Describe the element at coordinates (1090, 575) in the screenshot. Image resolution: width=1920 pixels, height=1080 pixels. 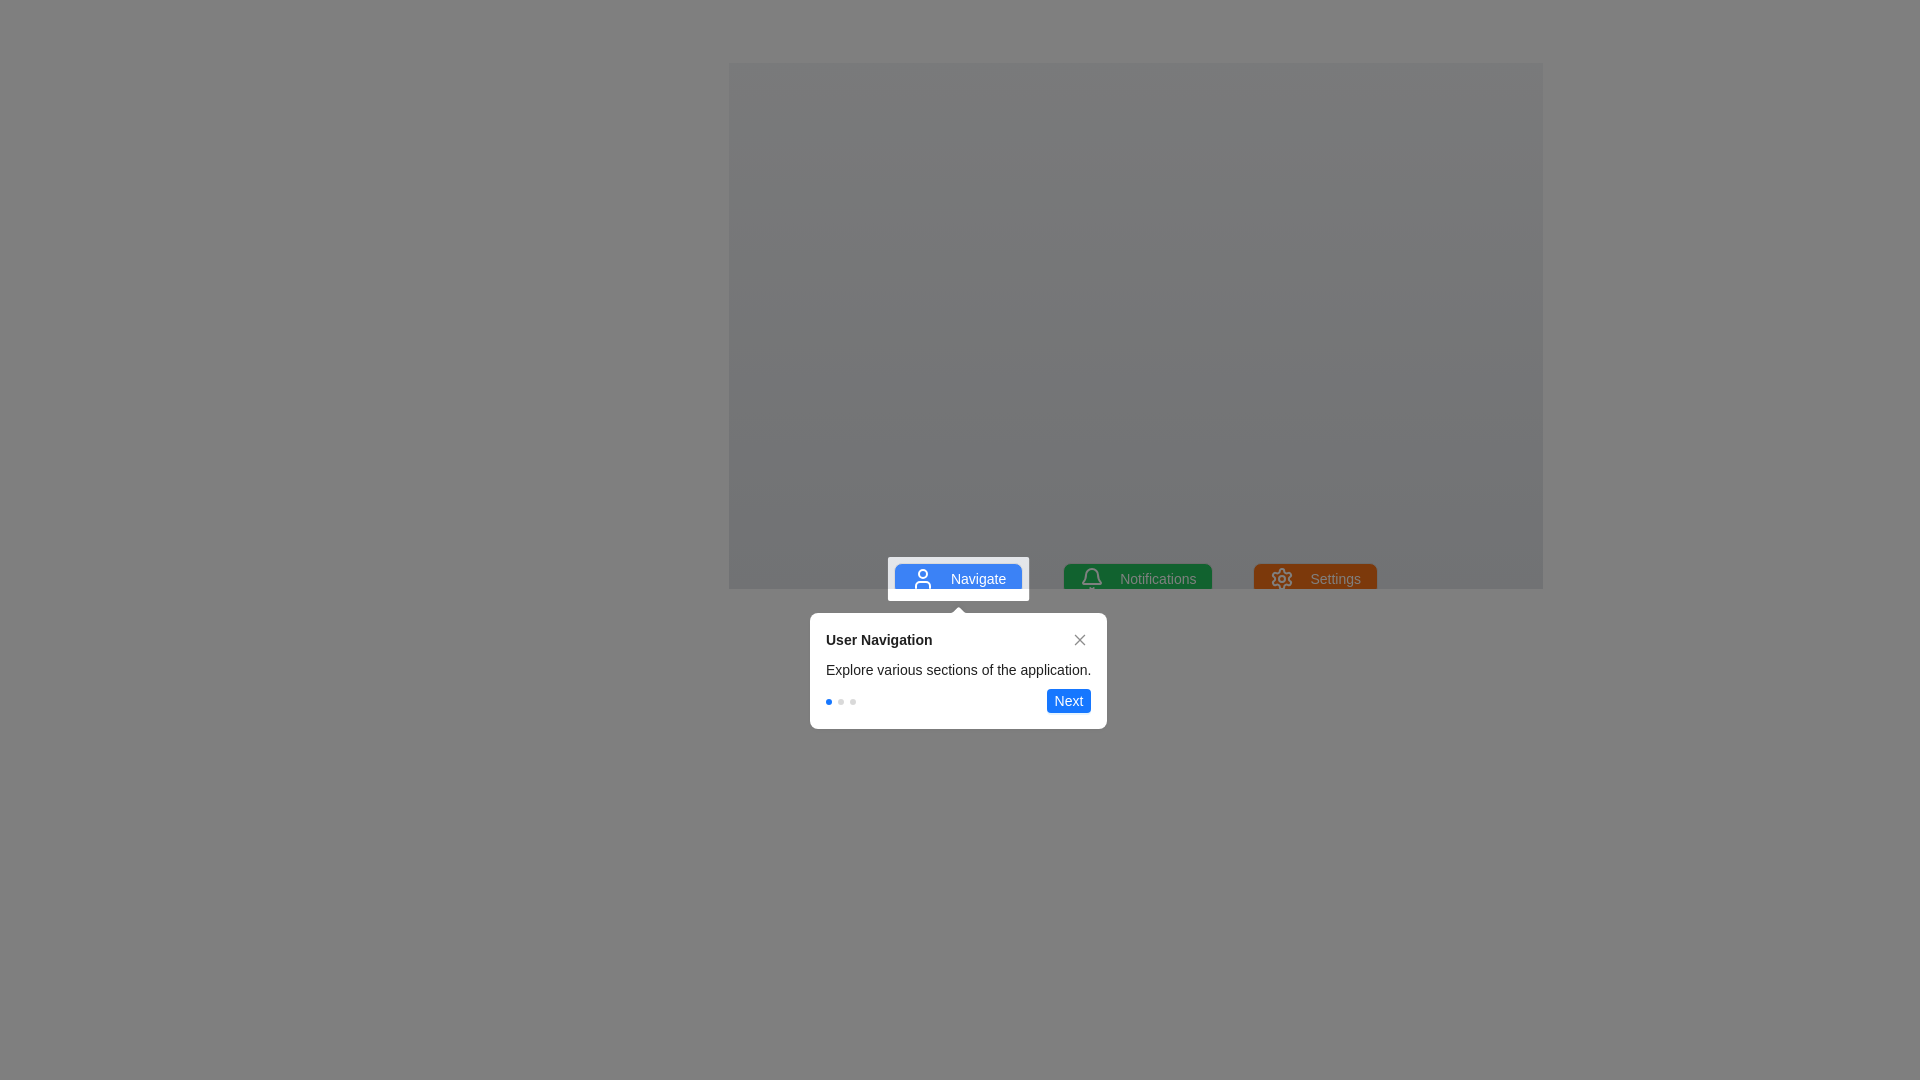
I see `the notification icon located centrally in the top notification bar` at that location.